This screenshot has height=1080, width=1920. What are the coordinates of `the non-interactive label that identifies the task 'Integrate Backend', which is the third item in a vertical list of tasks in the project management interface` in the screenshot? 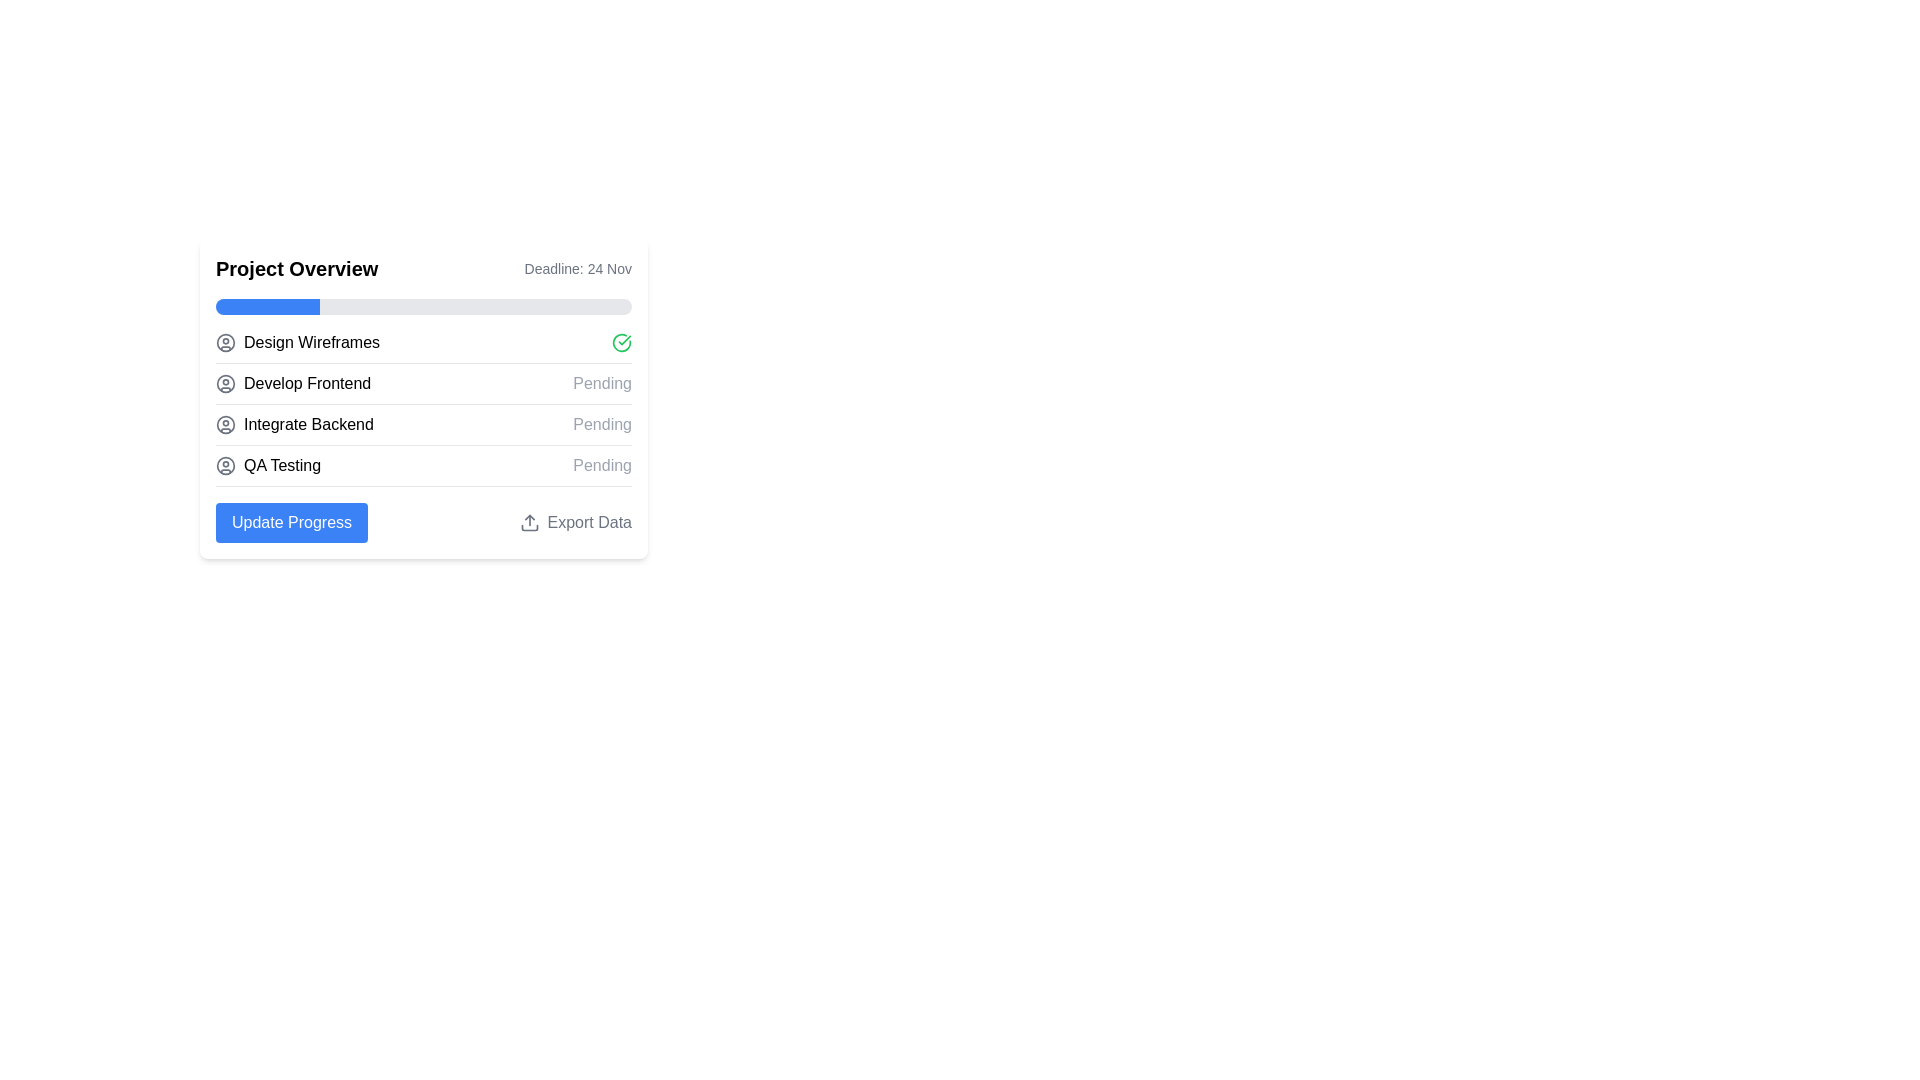 It's located at (293, 423).